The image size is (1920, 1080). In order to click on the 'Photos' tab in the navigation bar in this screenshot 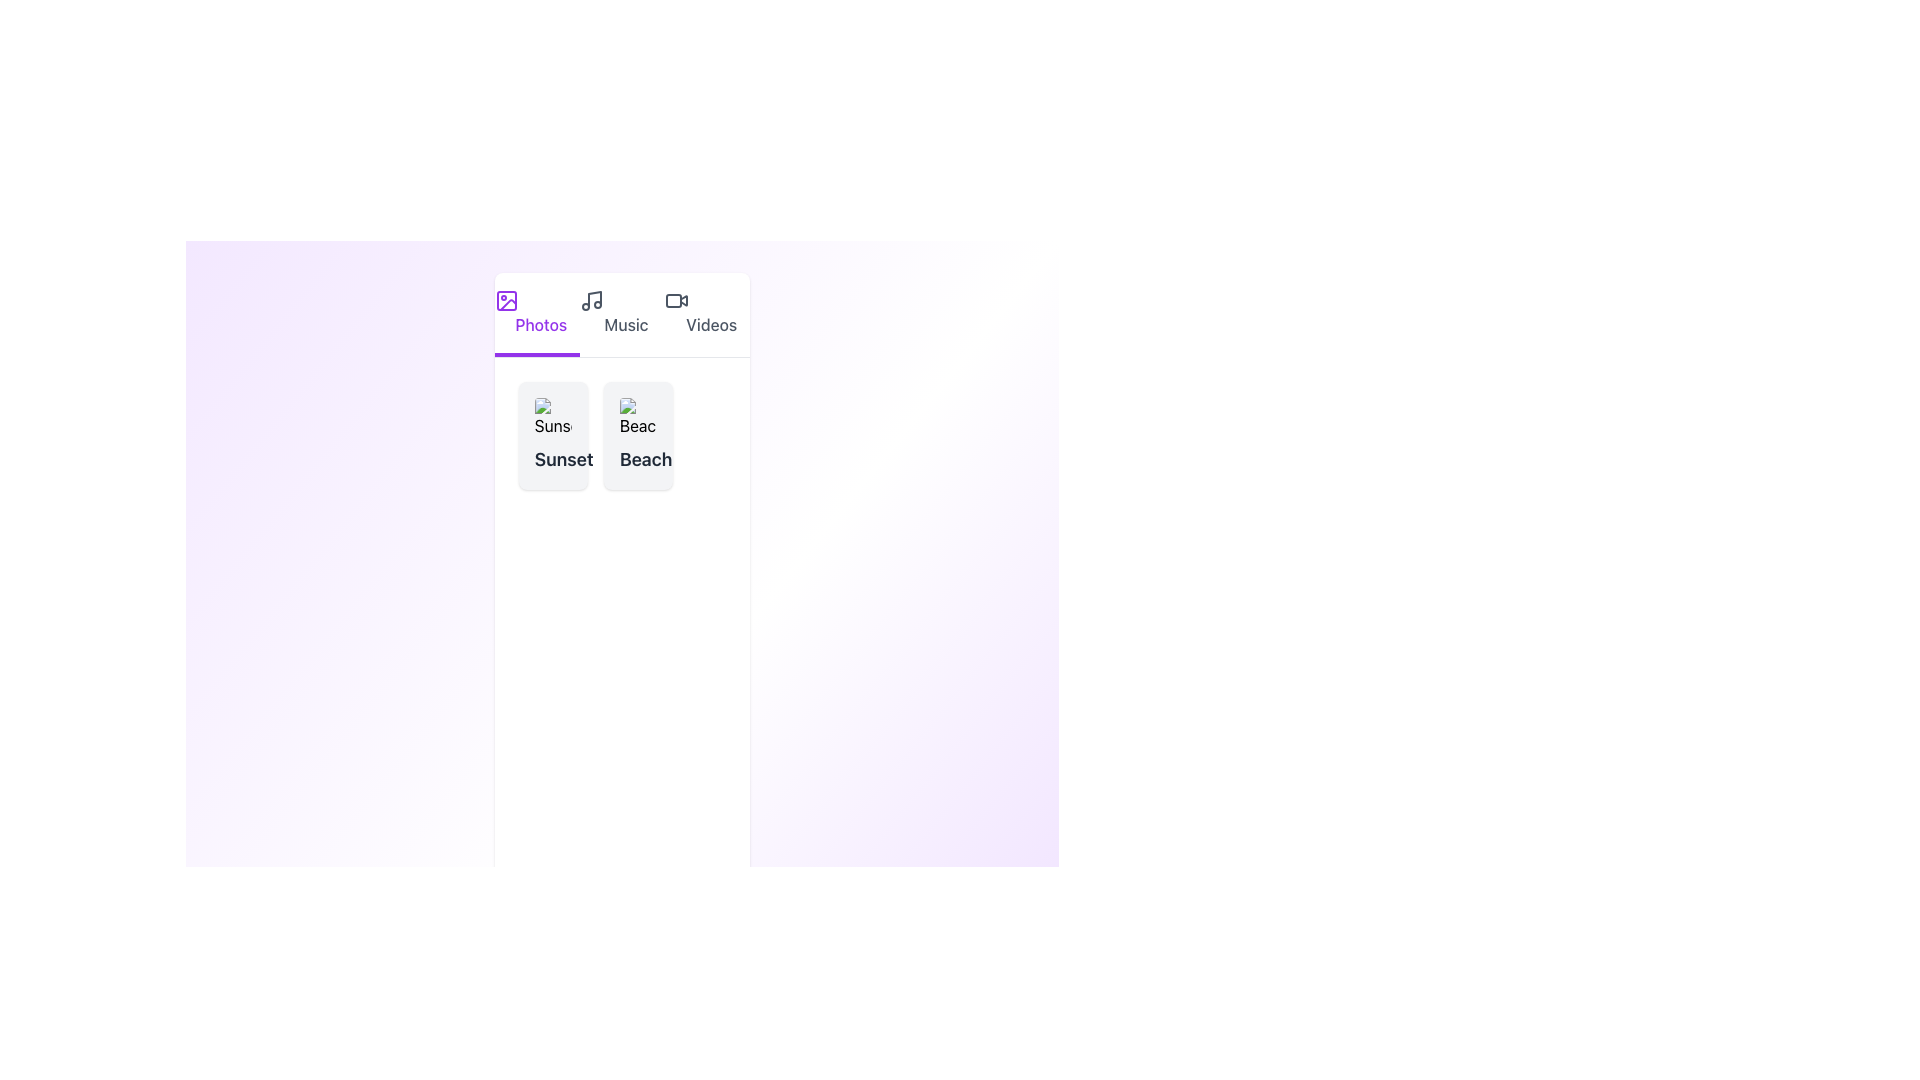, I will do `click(537, 315)`.